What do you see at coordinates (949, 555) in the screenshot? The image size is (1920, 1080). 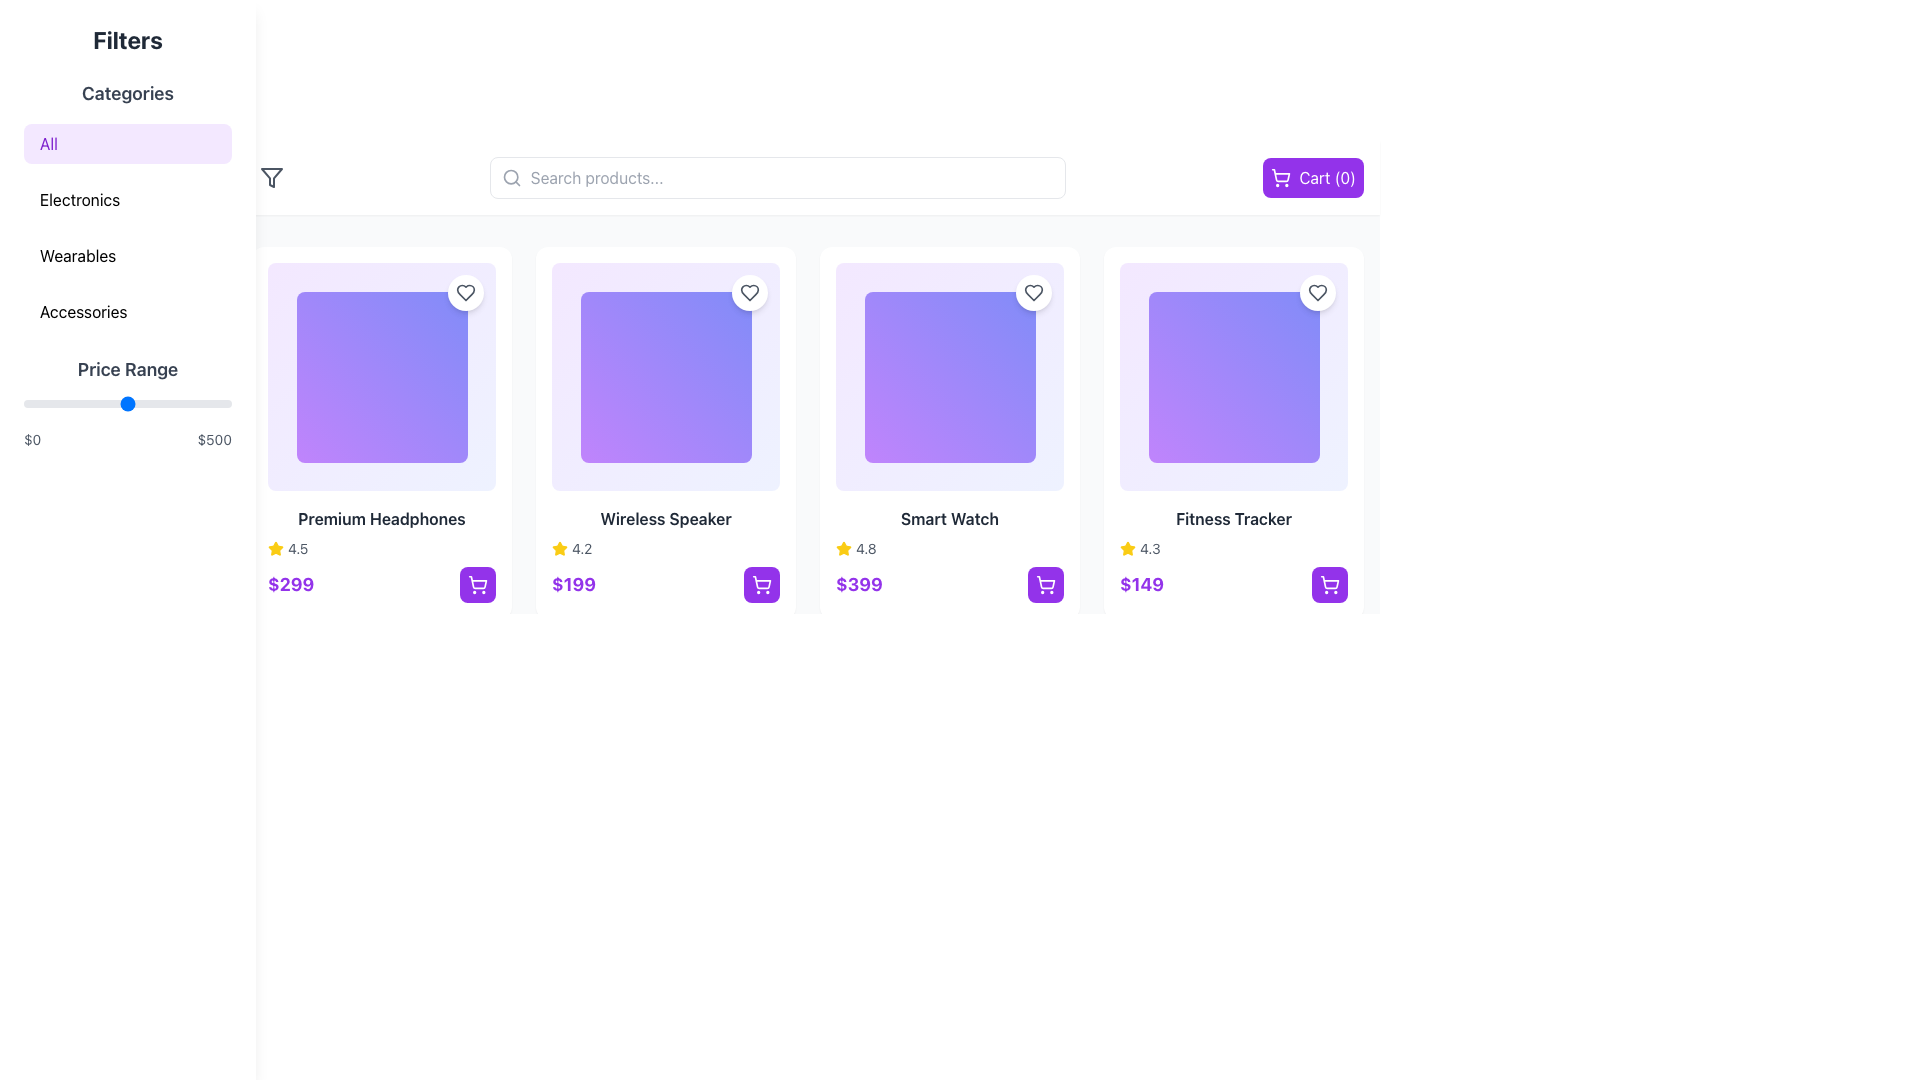 I see `the third product card in the grid layout, which presents detailed information about a product including its name, rating, and price` at bounding box center [949, 555].